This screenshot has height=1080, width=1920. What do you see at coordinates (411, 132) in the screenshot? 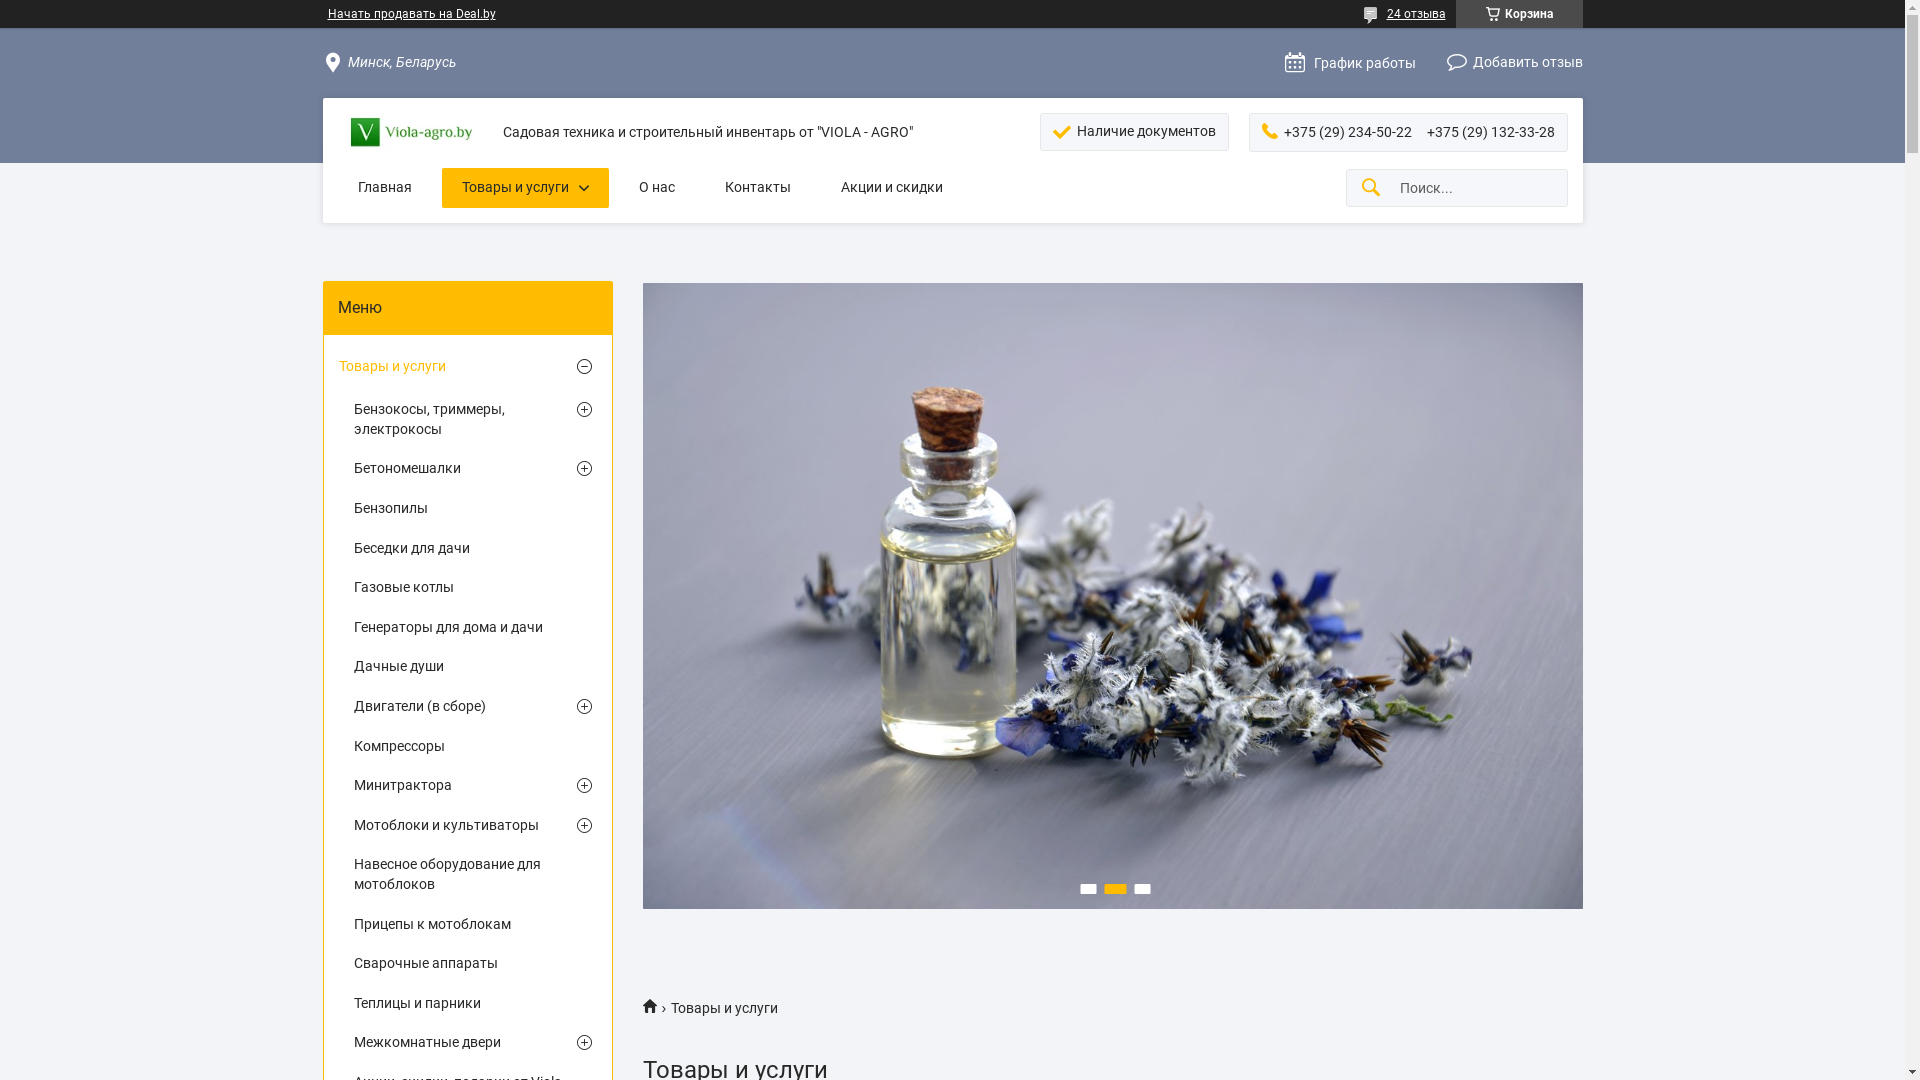
I see `'Viola-Agro'` at bounding box center [411, 132].